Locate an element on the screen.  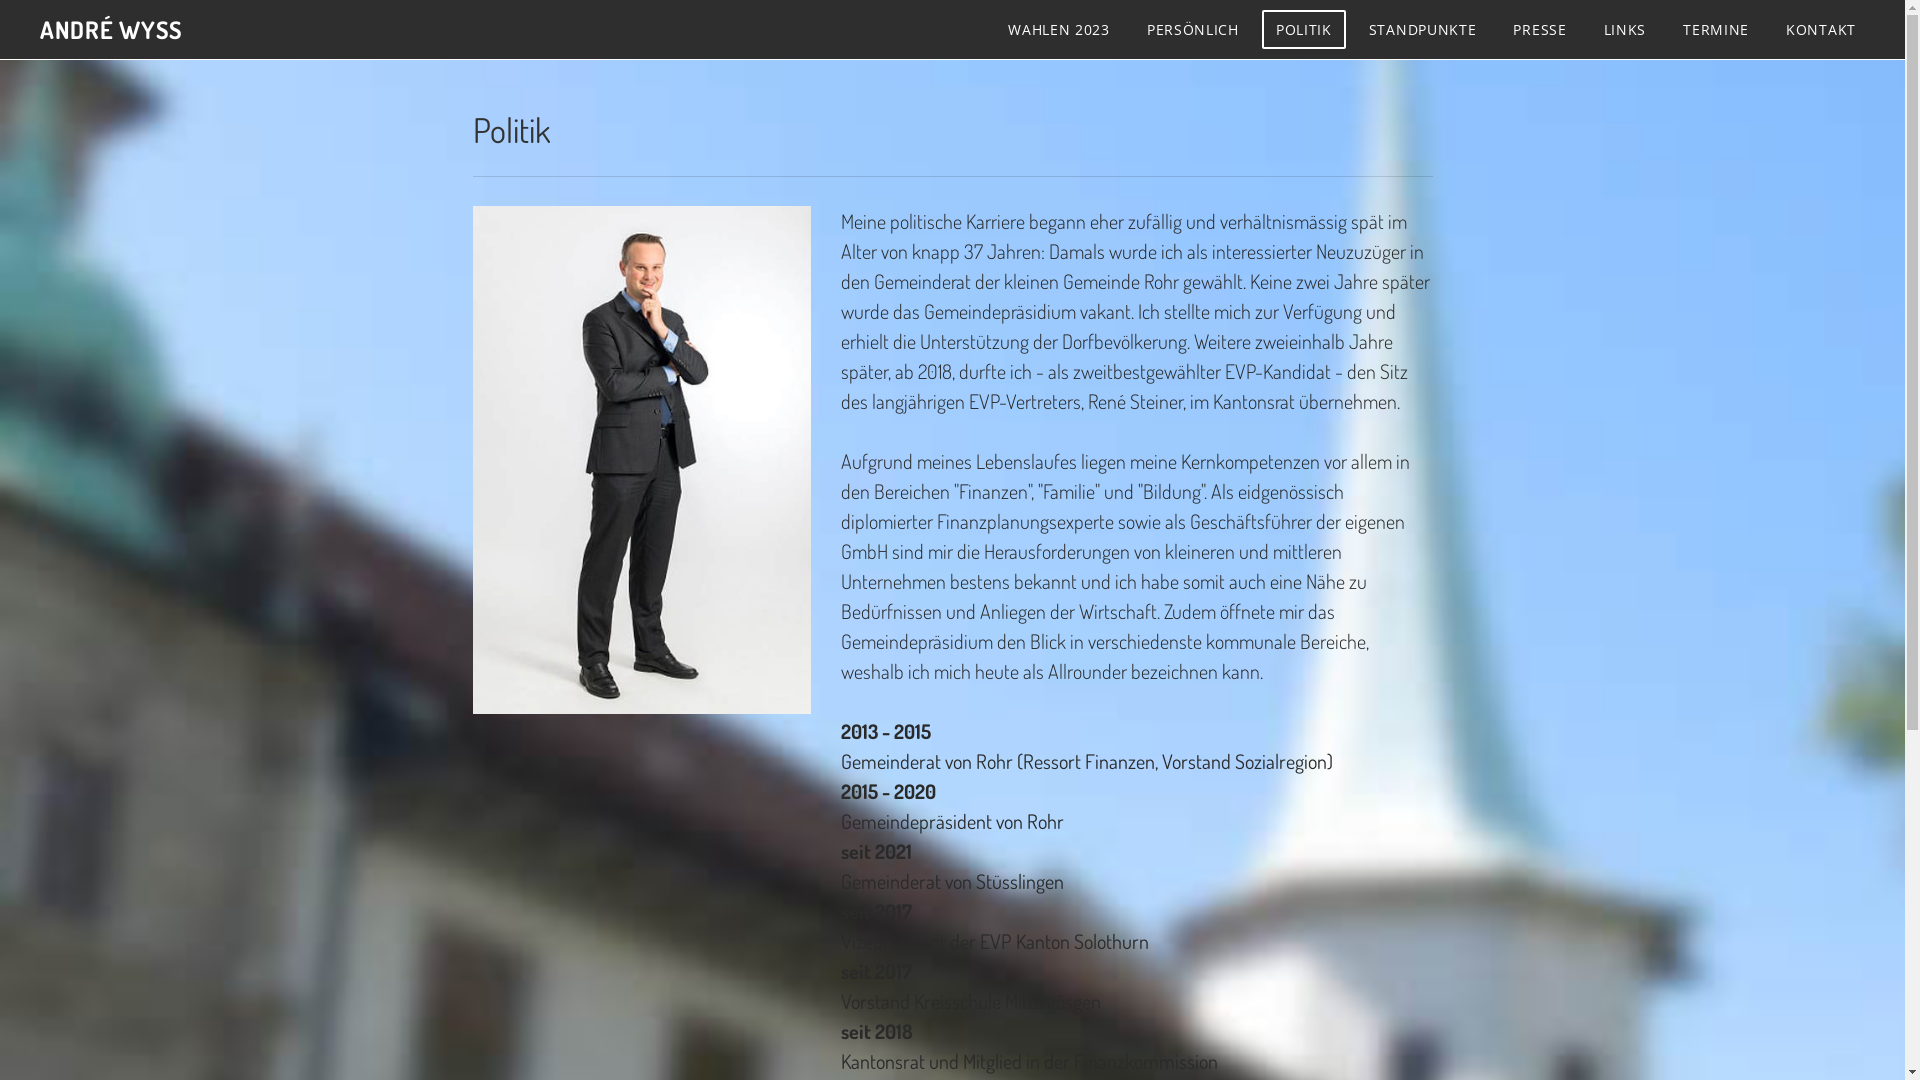
'TERMINE' is located at coordinates (1715, 29).